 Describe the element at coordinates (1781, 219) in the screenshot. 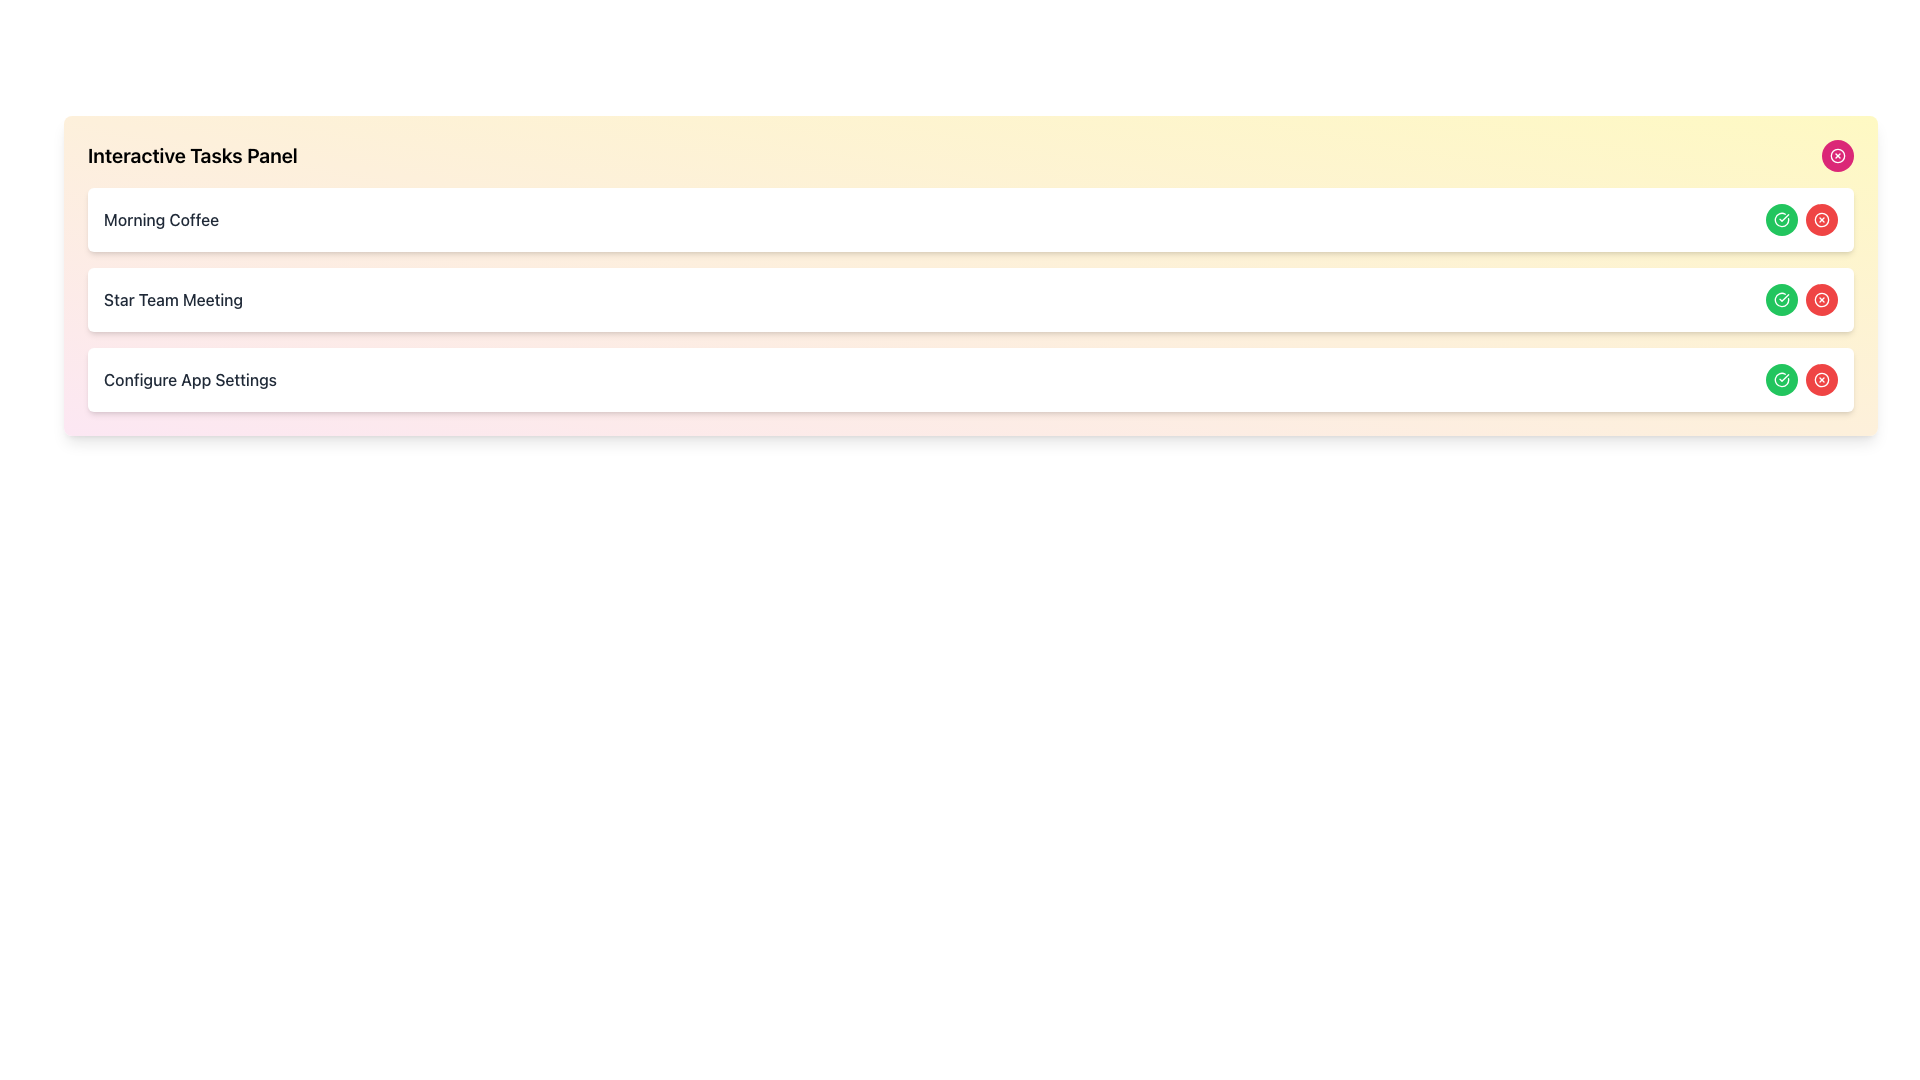

I see `the first green checkmark icon in the third line of the task list` at that location.